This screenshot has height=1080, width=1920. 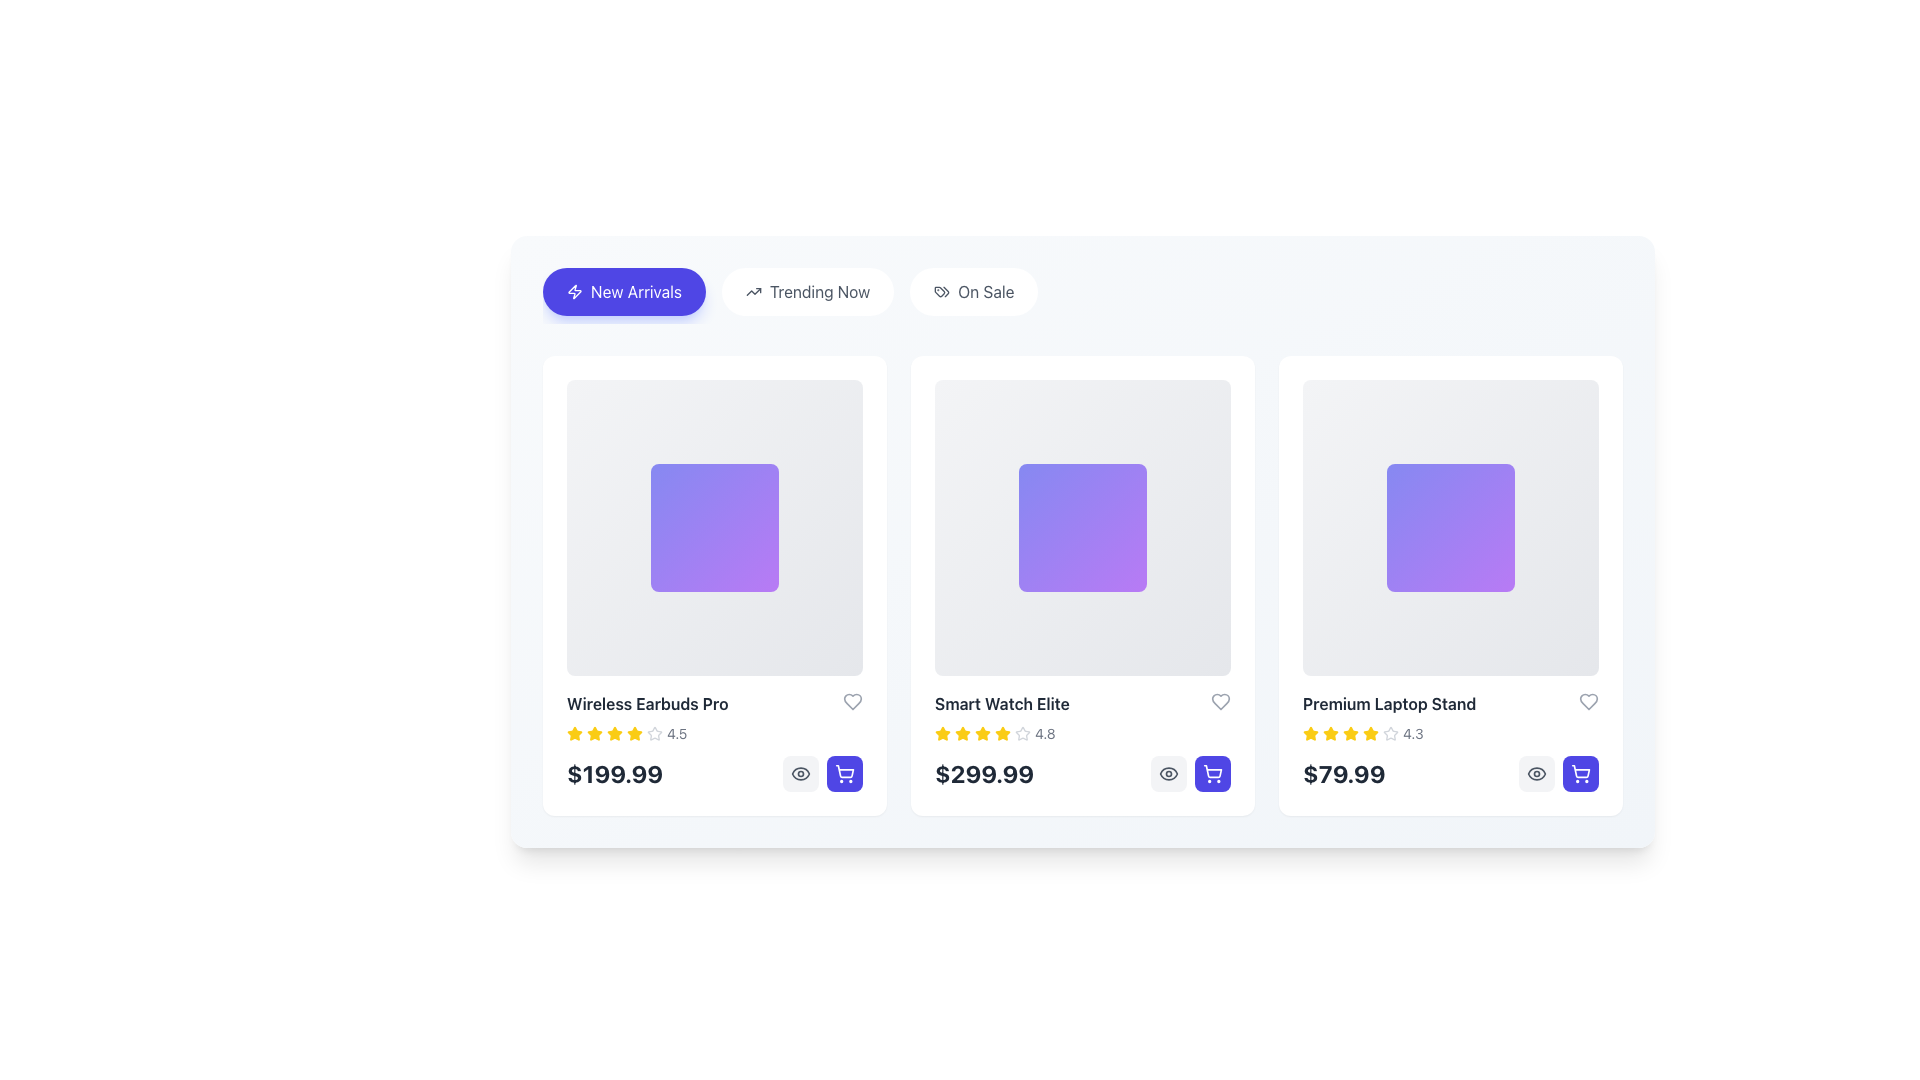 I want to click on the second rating star in the first product card to rate it, so click(x=594, y=733).